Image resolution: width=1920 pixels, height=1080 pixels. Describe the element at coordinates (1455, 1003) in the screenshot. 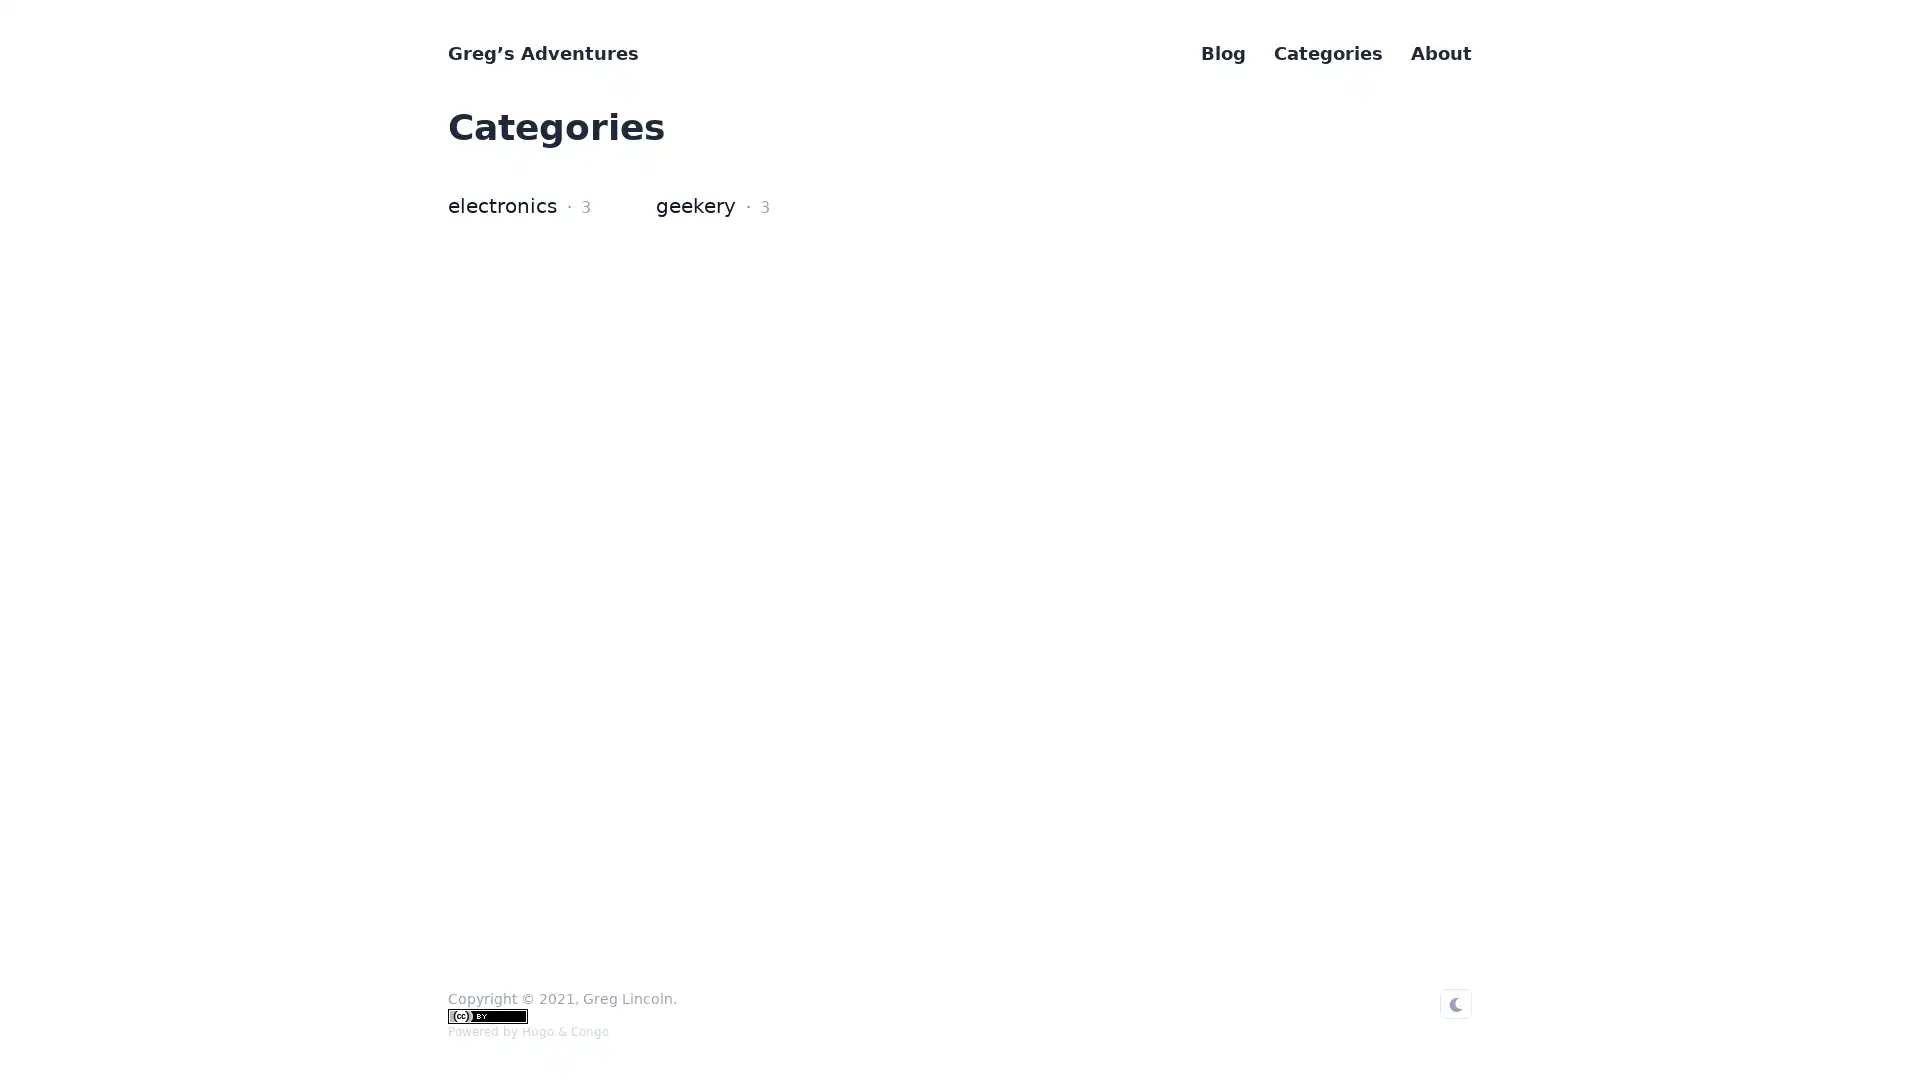

I see `Switch to dark appearance` at that location.